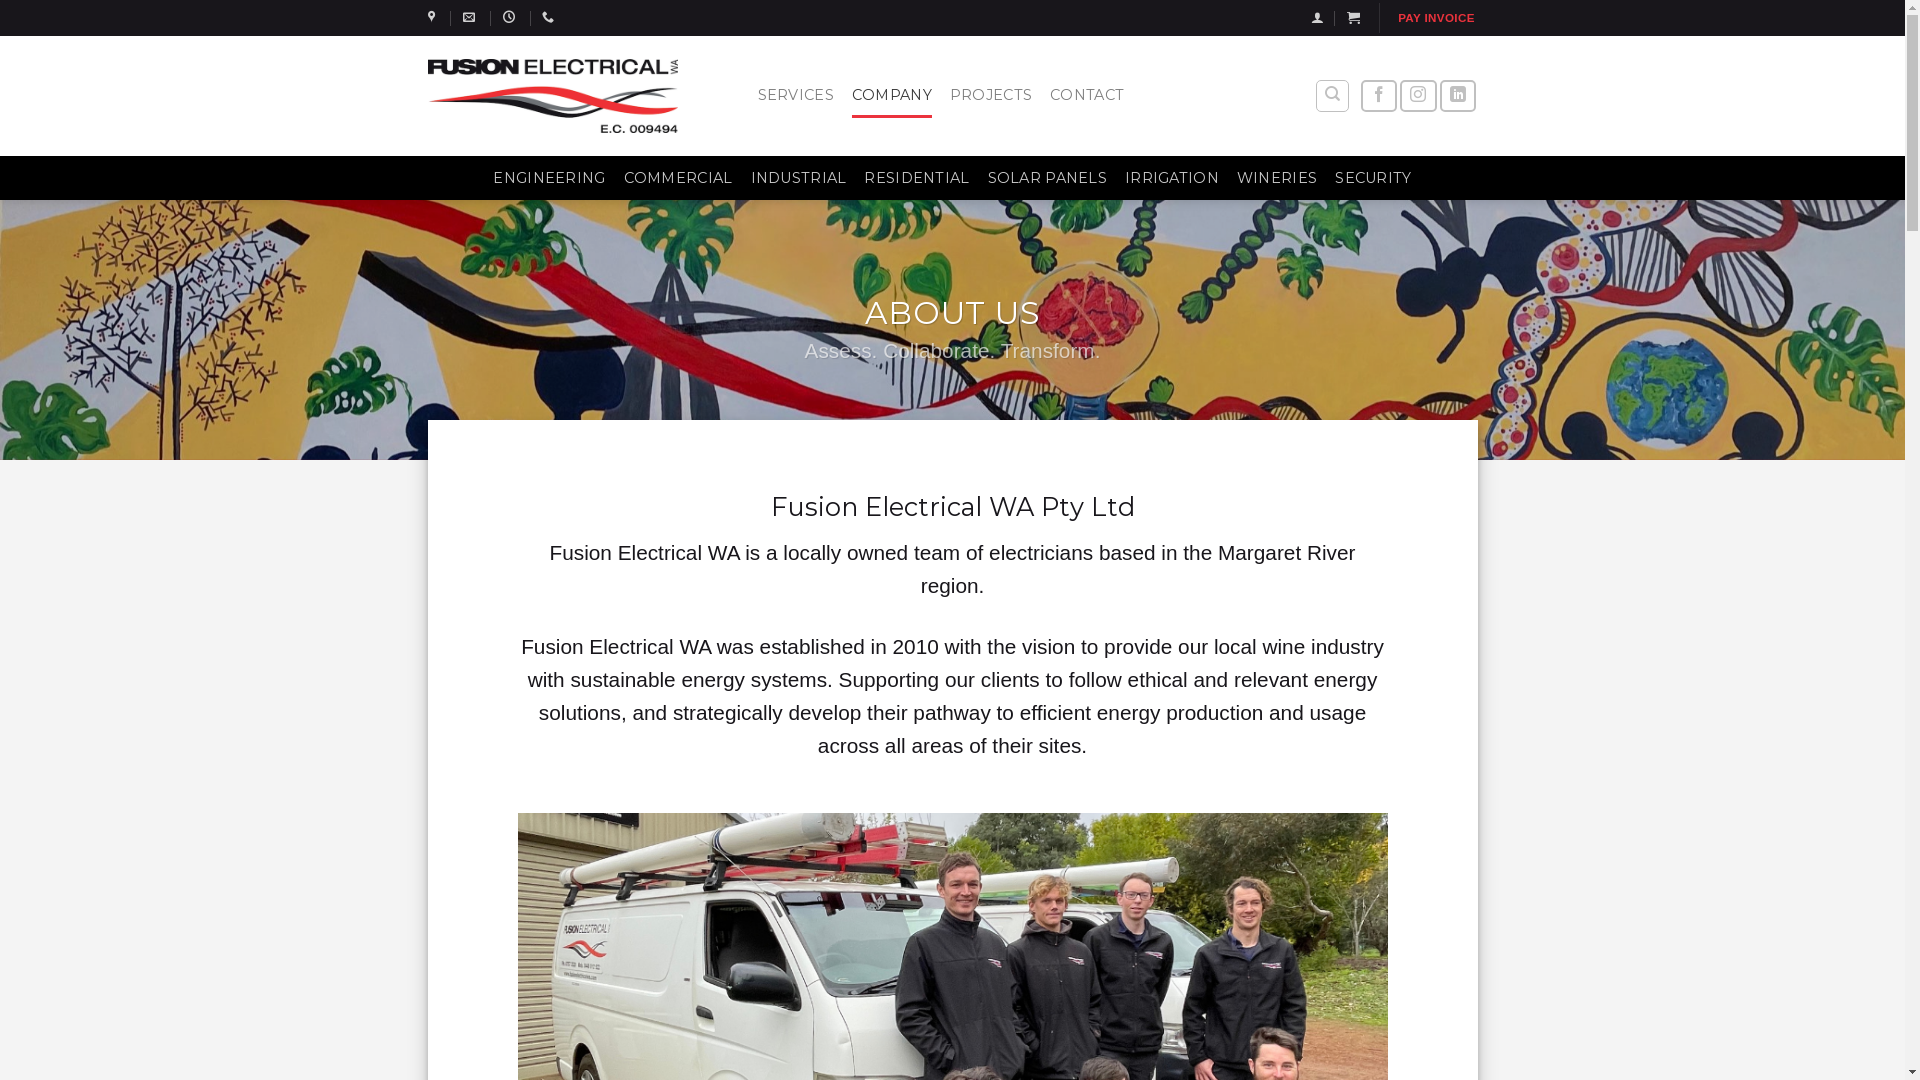 The width and height of the screenshot is (1920, 1080). What do you see at coordinates (1085, 95) in the screenshot?
I see `'CONTACT'` at bounding box center [1085, 95].